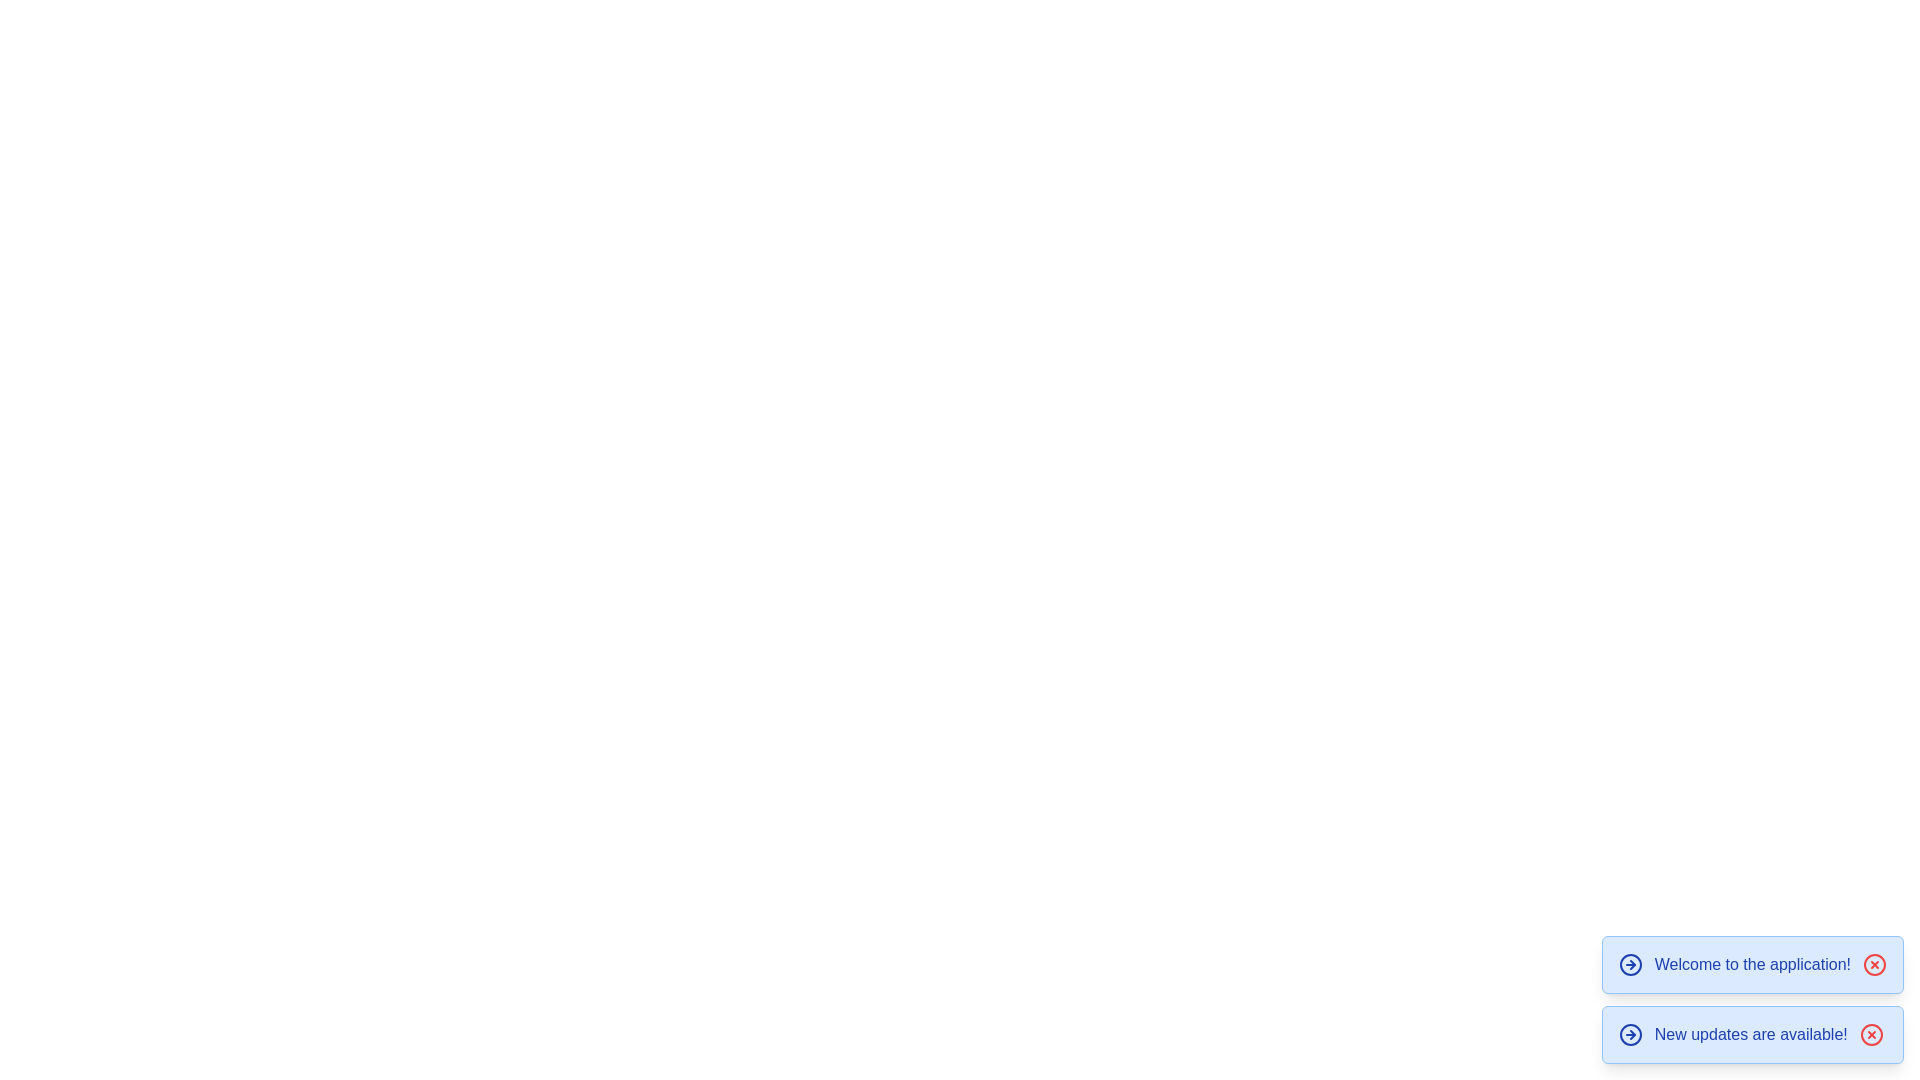 This screenshot has height=1080, width=1920. What do you see at coordinates (1750, 1034) in the screenshot?
I see `the static text element displaying the message 'New updates are available!' which is styled in blue and located within a blue notification box` at bounding box center [1750, 1034].